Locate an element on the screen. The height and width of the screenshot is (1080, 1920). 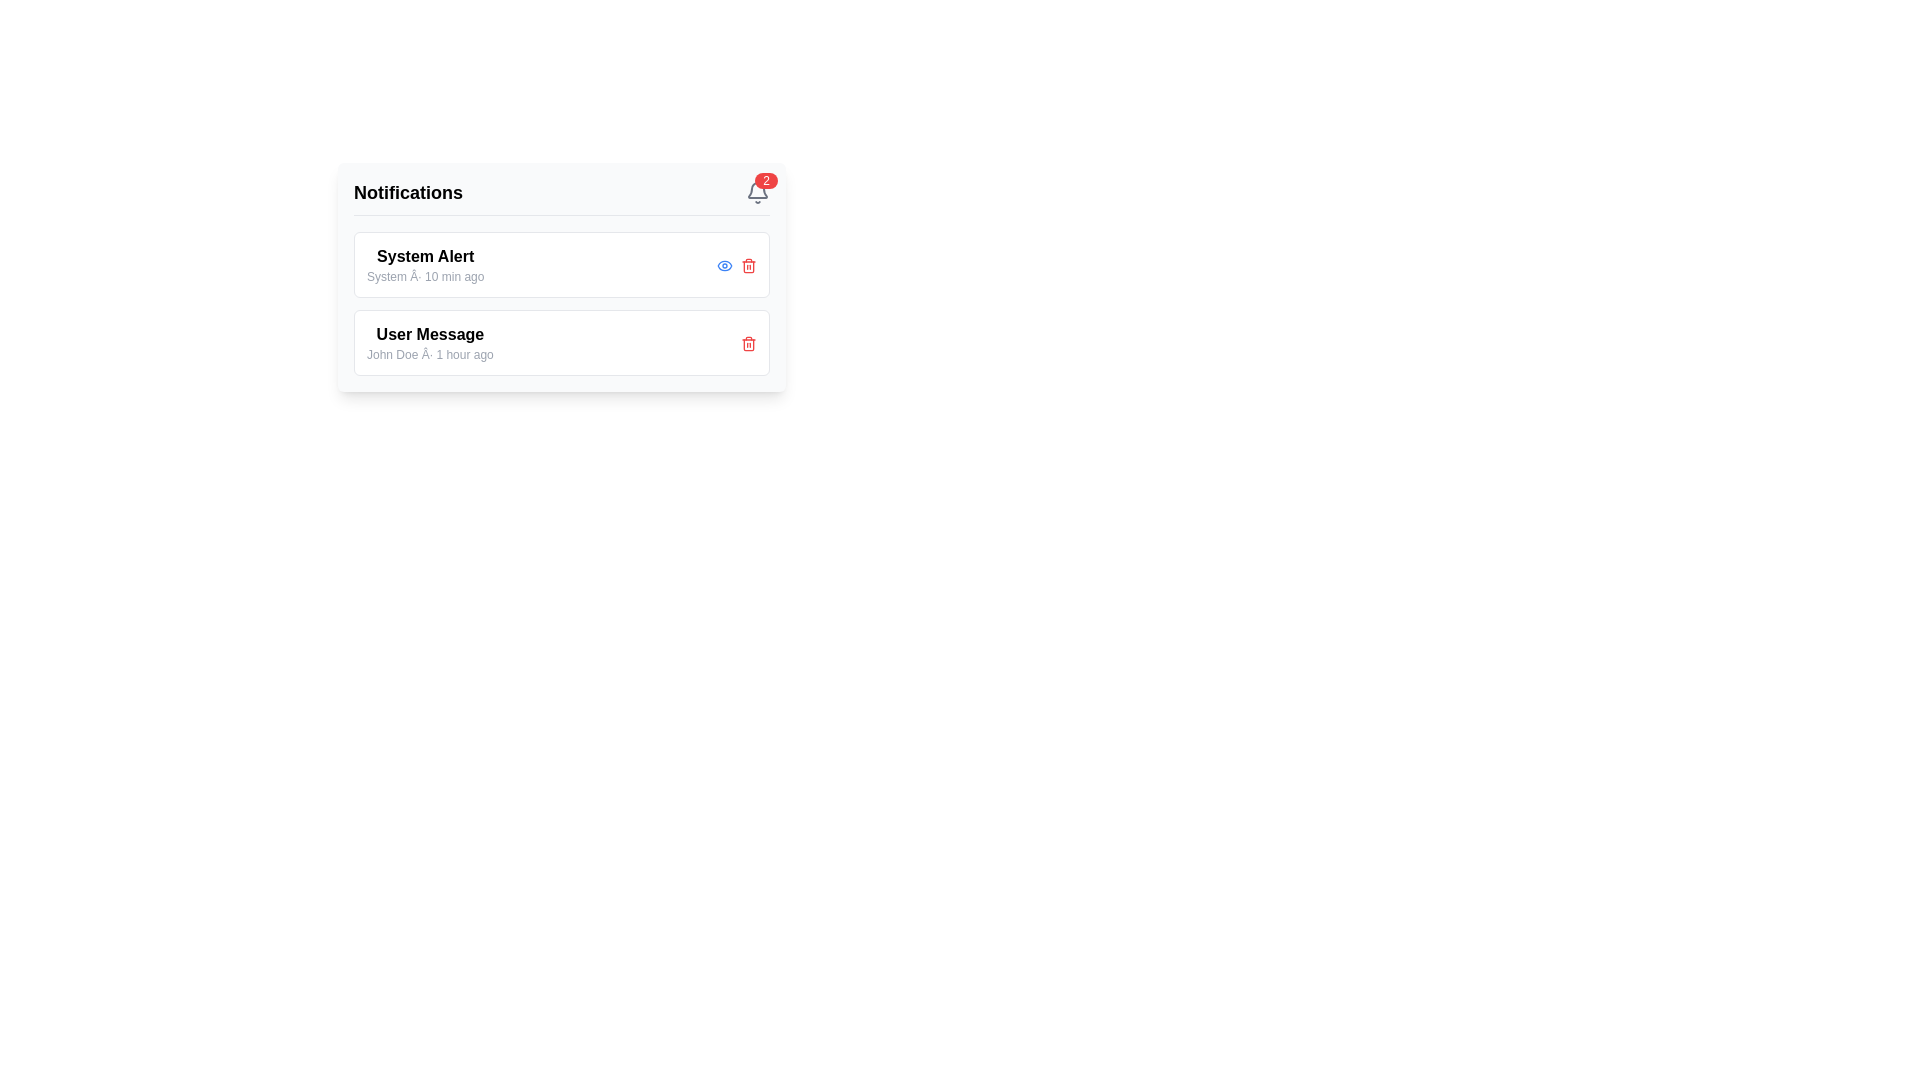
the leftmost icon-button in the action bar of the first notification entry titled 'System Alert' is located at coordinates (723, 264).